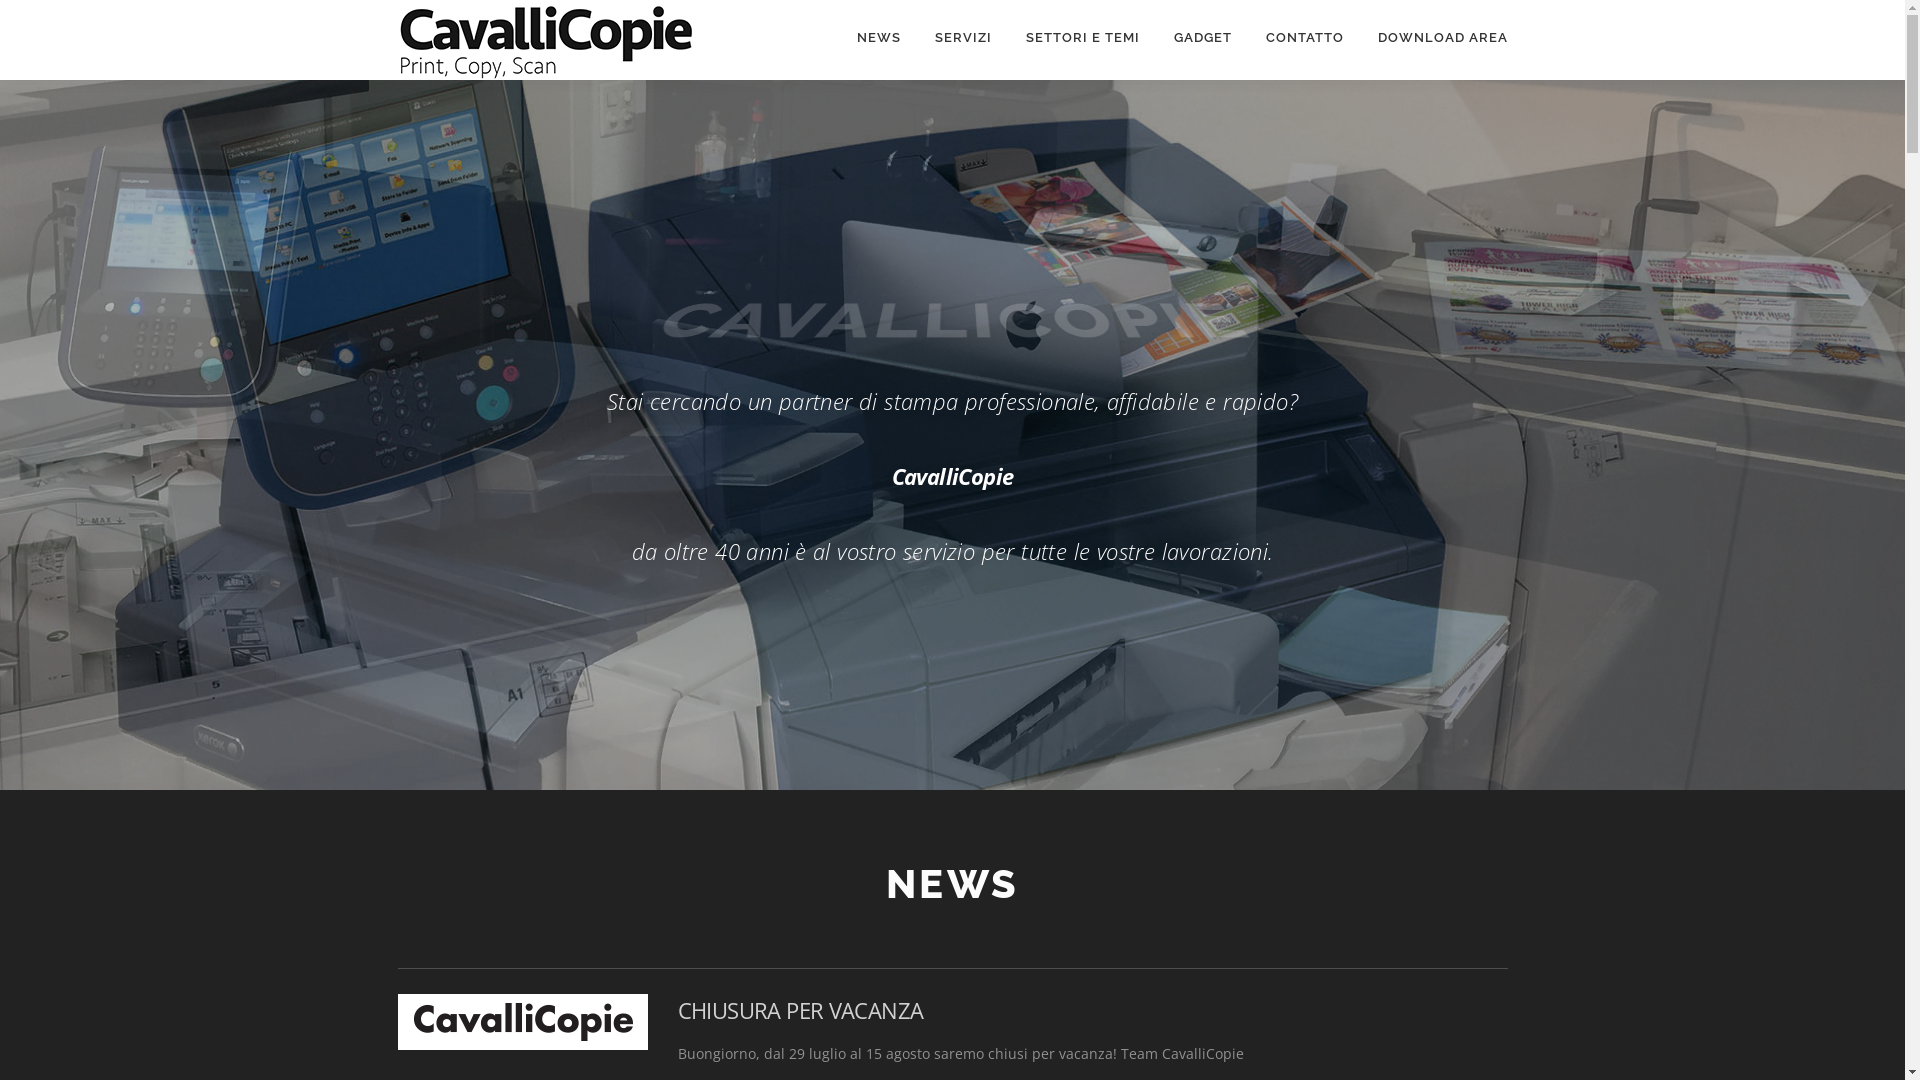  What do you see at coordinates (1432, 37) in the screenshot?
I see `'DOWNLOAD AREA'` at bounding box center [1432, 37].